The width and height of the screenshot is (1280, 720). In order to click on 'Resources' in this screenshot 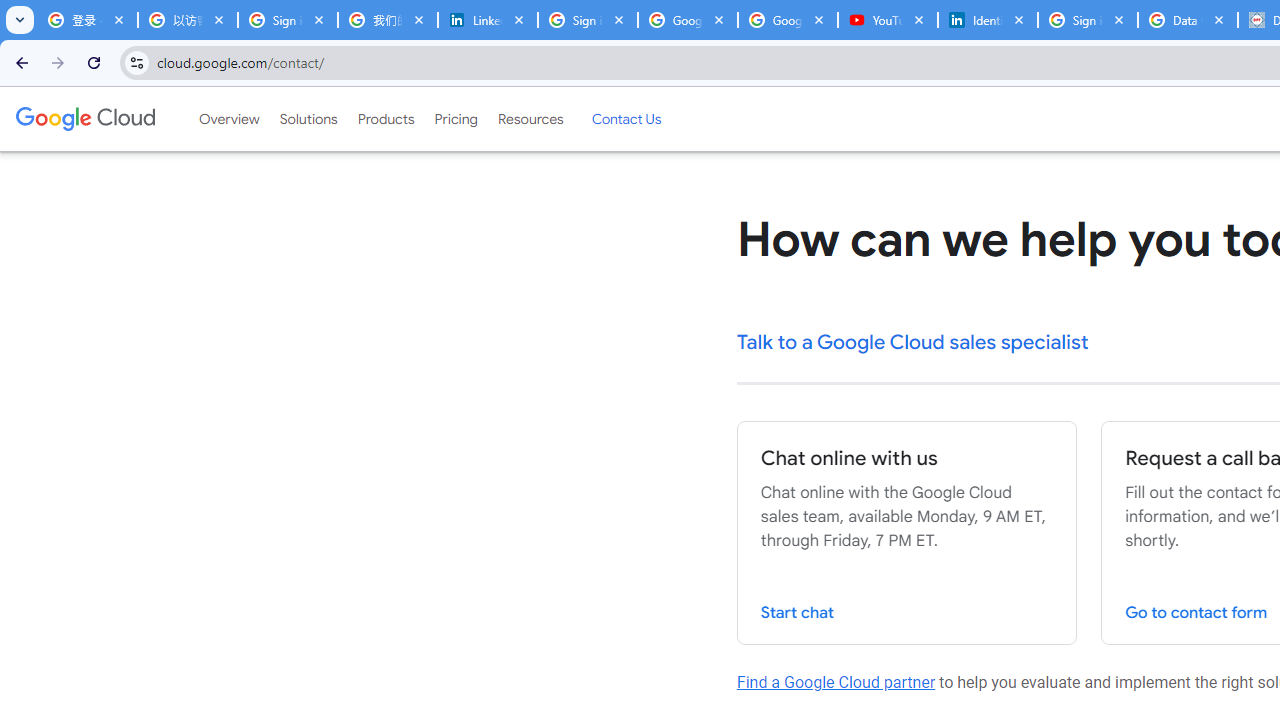, I will do `click(530, 119)`.